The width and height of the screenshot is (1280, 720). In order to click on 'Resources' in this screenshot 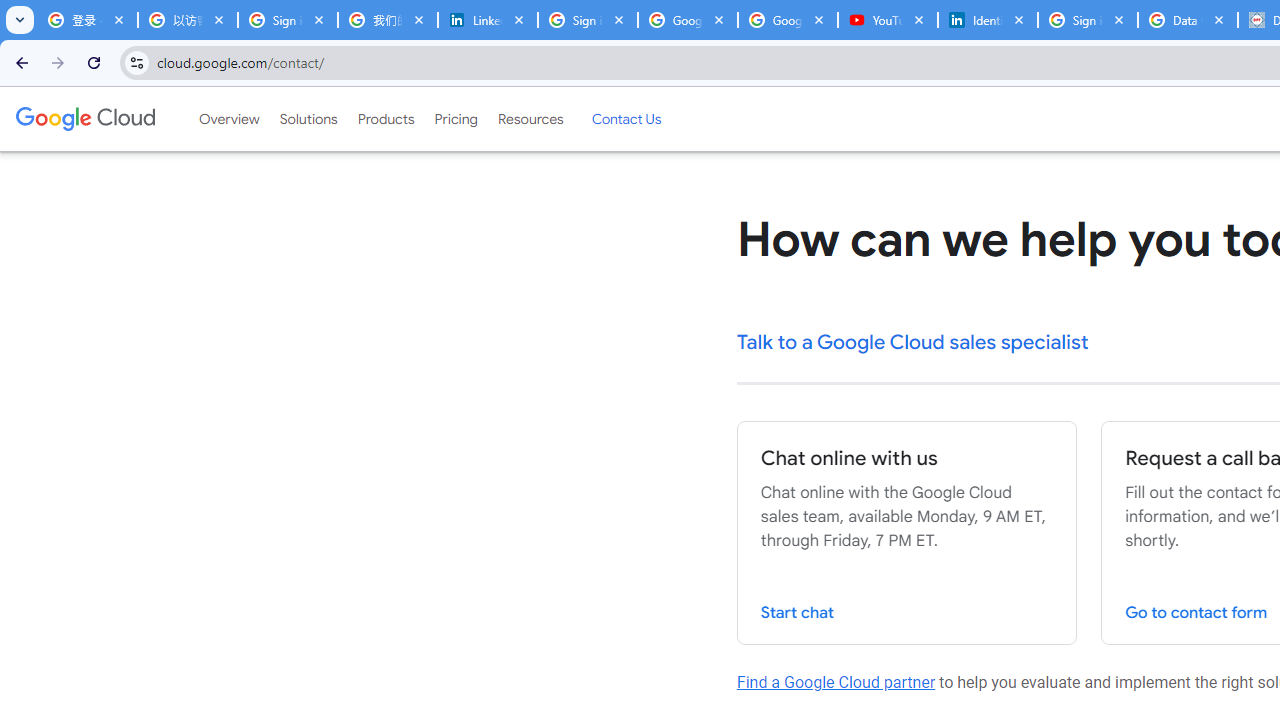, I will do `click(530, 119)`.